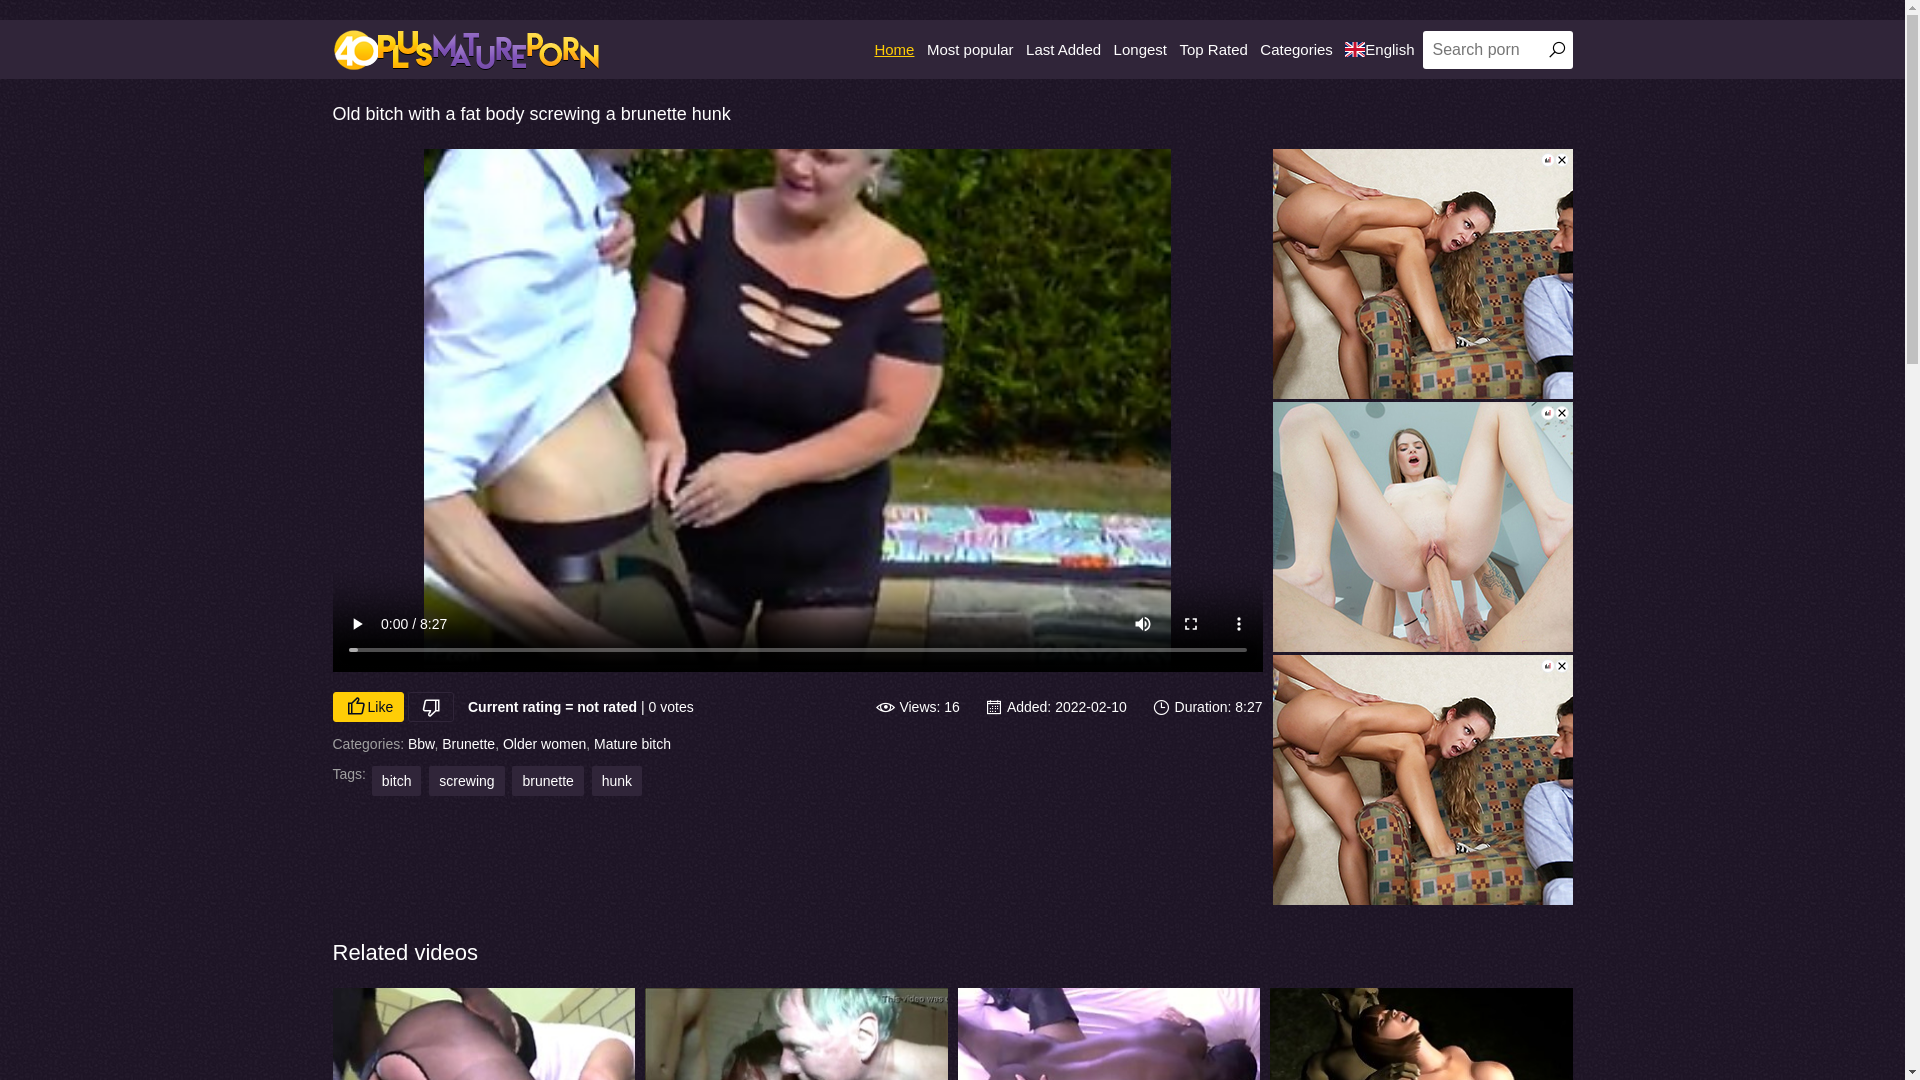  I want to click on 'brunette', so click(547, 779).